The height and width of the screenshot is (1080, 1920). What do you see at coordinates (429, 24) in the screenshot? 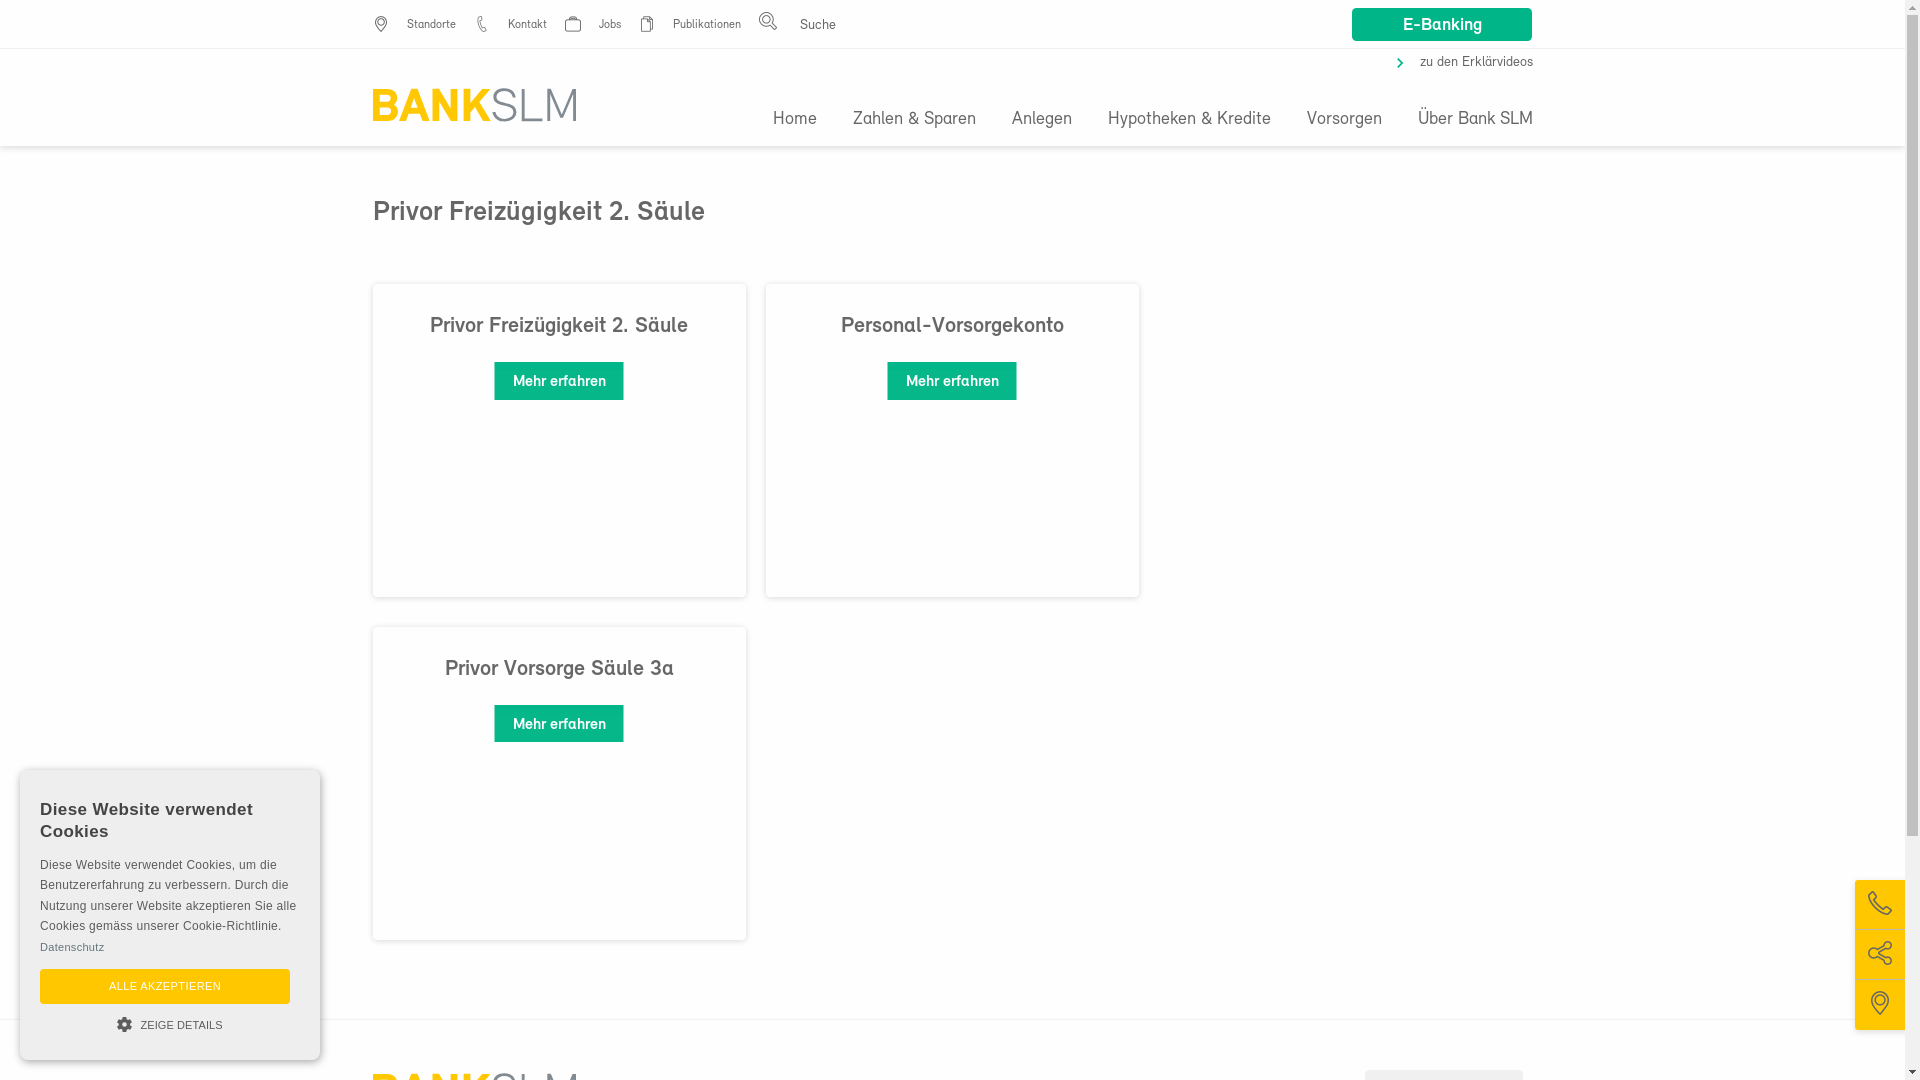
I see `'Standorte'` at bounding box center [429, 24].